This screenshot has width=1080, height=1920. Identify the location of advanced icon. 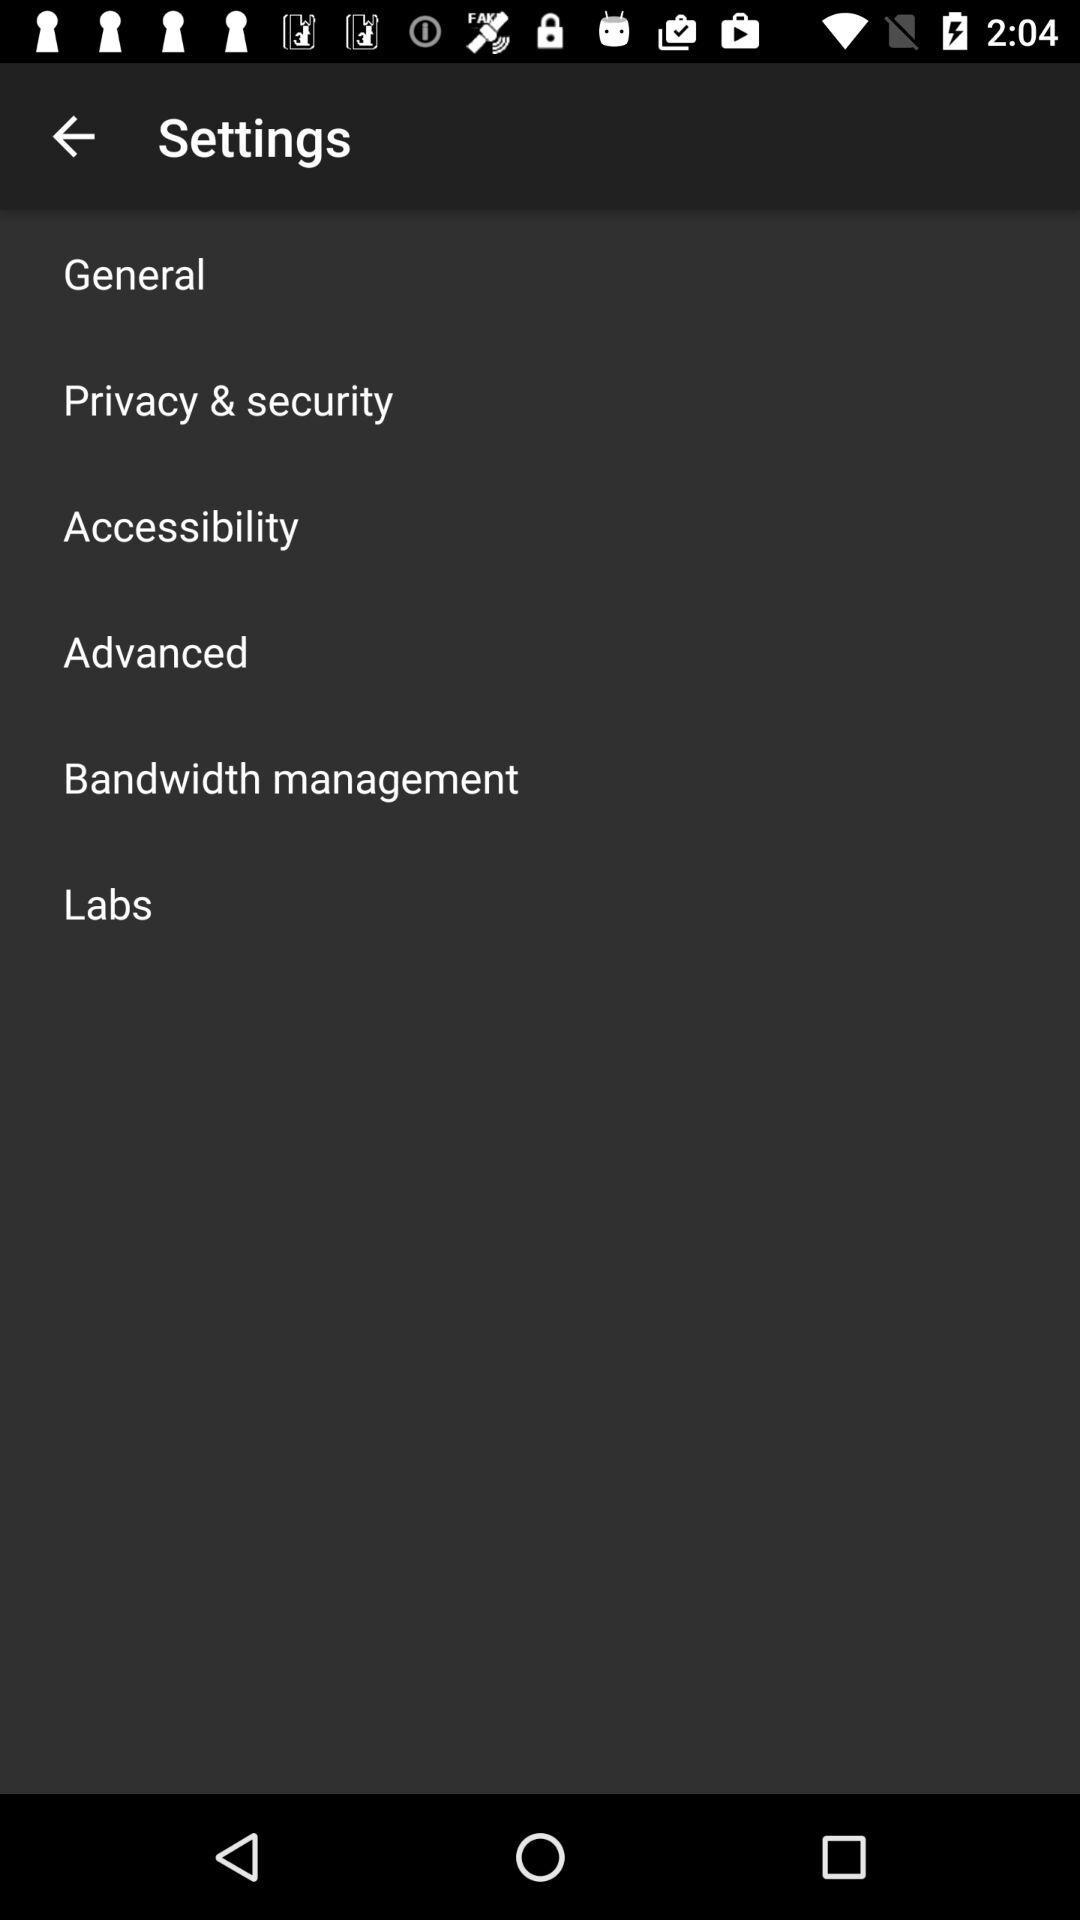
(154, 651).